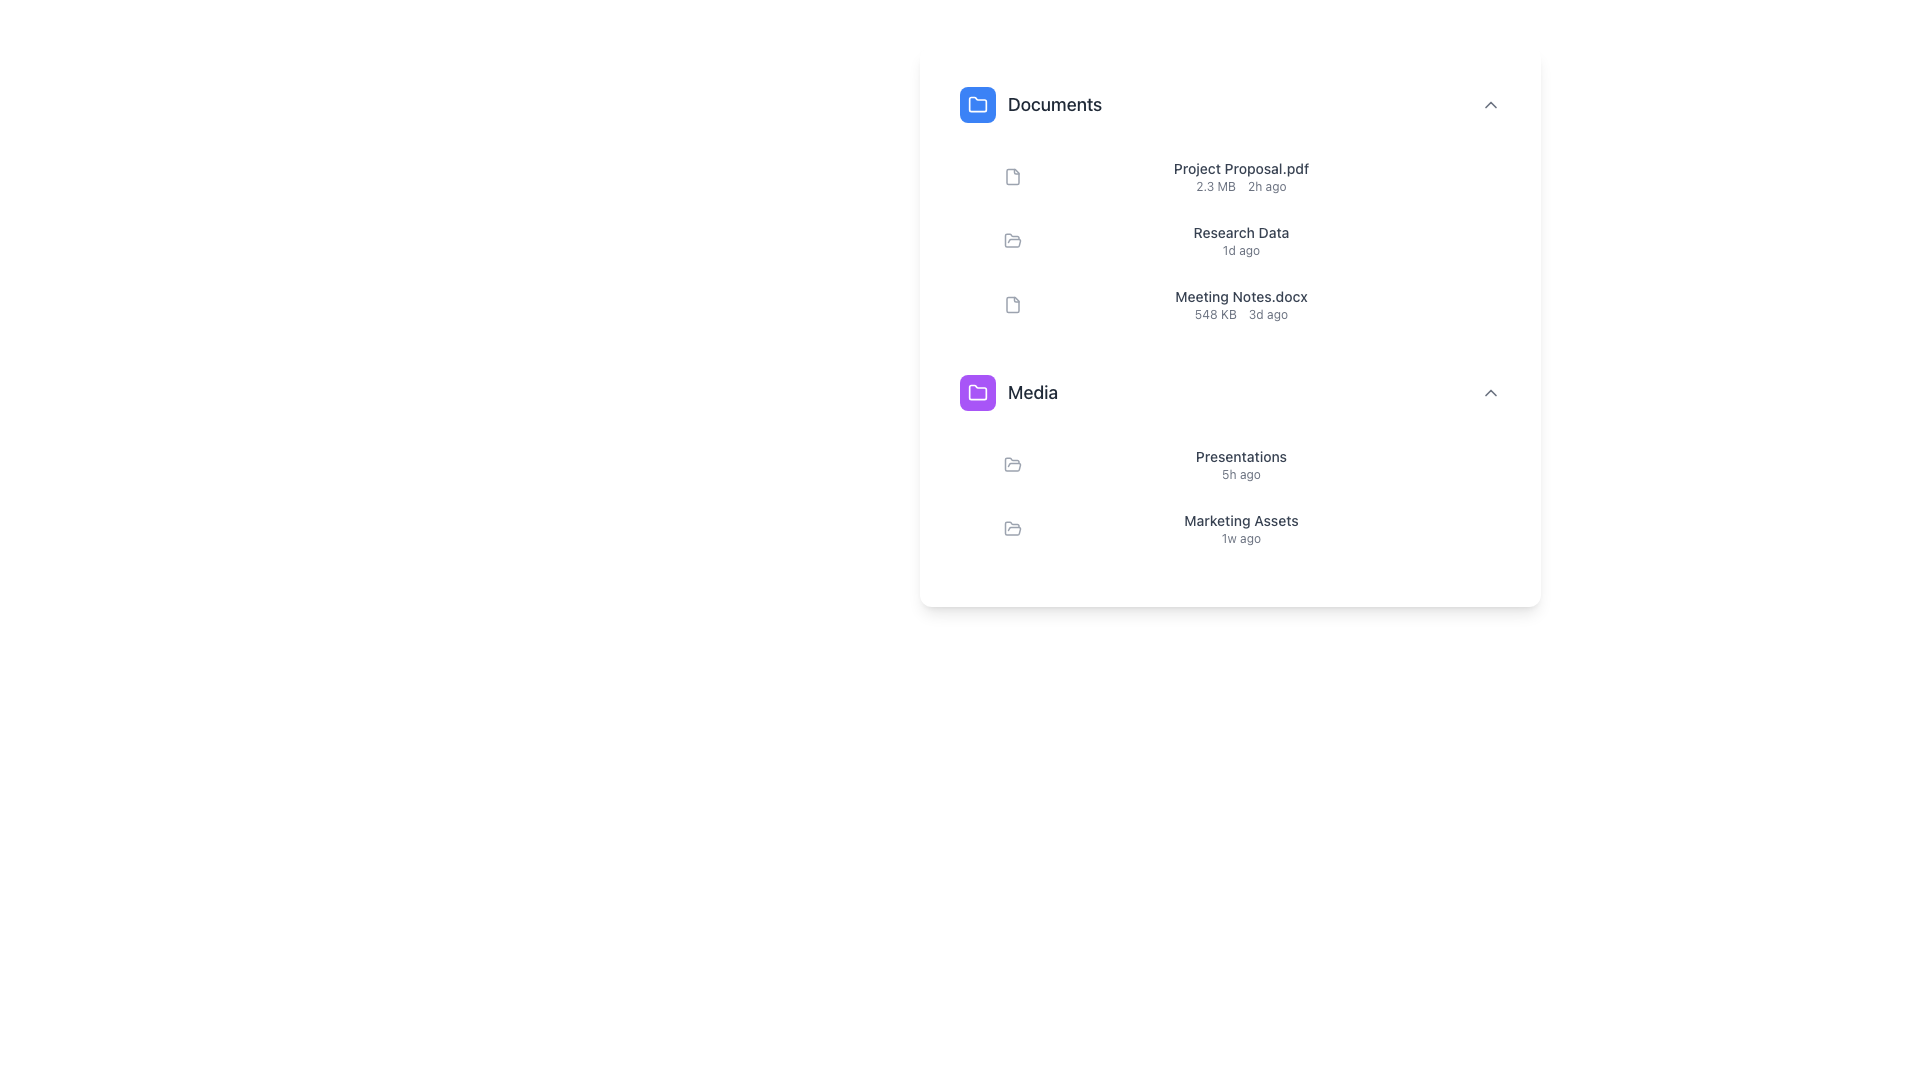  Describe the element at coordinates (1012, 304) in the screenshot. I see `the document icon for 'Meeting Notes.docx' which is gray and has a stylized corner fold, located at the far left side of the file name in the 'Documents' section` at that location.